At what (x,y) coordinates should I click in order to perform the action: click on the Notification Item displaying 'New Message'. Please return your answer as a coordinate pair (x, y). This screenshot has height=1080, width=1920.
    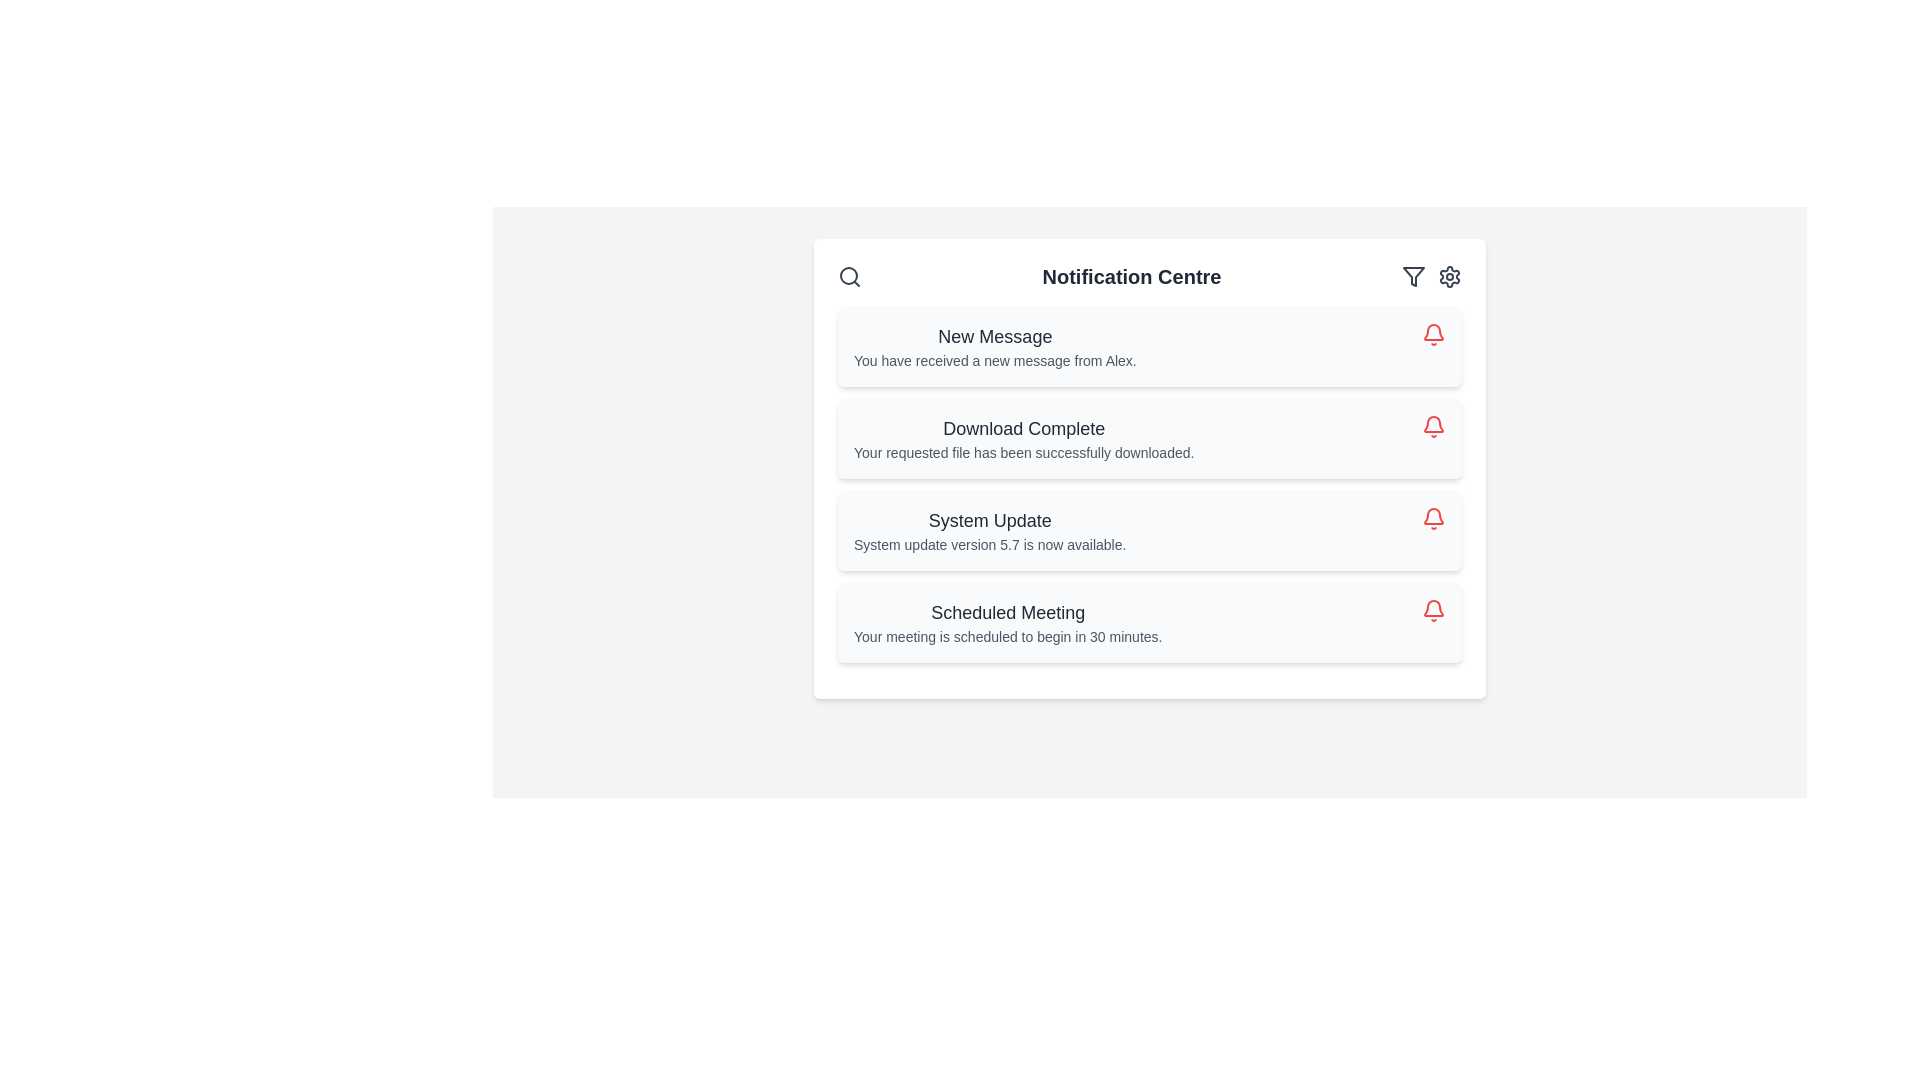
    Looking at the image, I should click on (995, 346).